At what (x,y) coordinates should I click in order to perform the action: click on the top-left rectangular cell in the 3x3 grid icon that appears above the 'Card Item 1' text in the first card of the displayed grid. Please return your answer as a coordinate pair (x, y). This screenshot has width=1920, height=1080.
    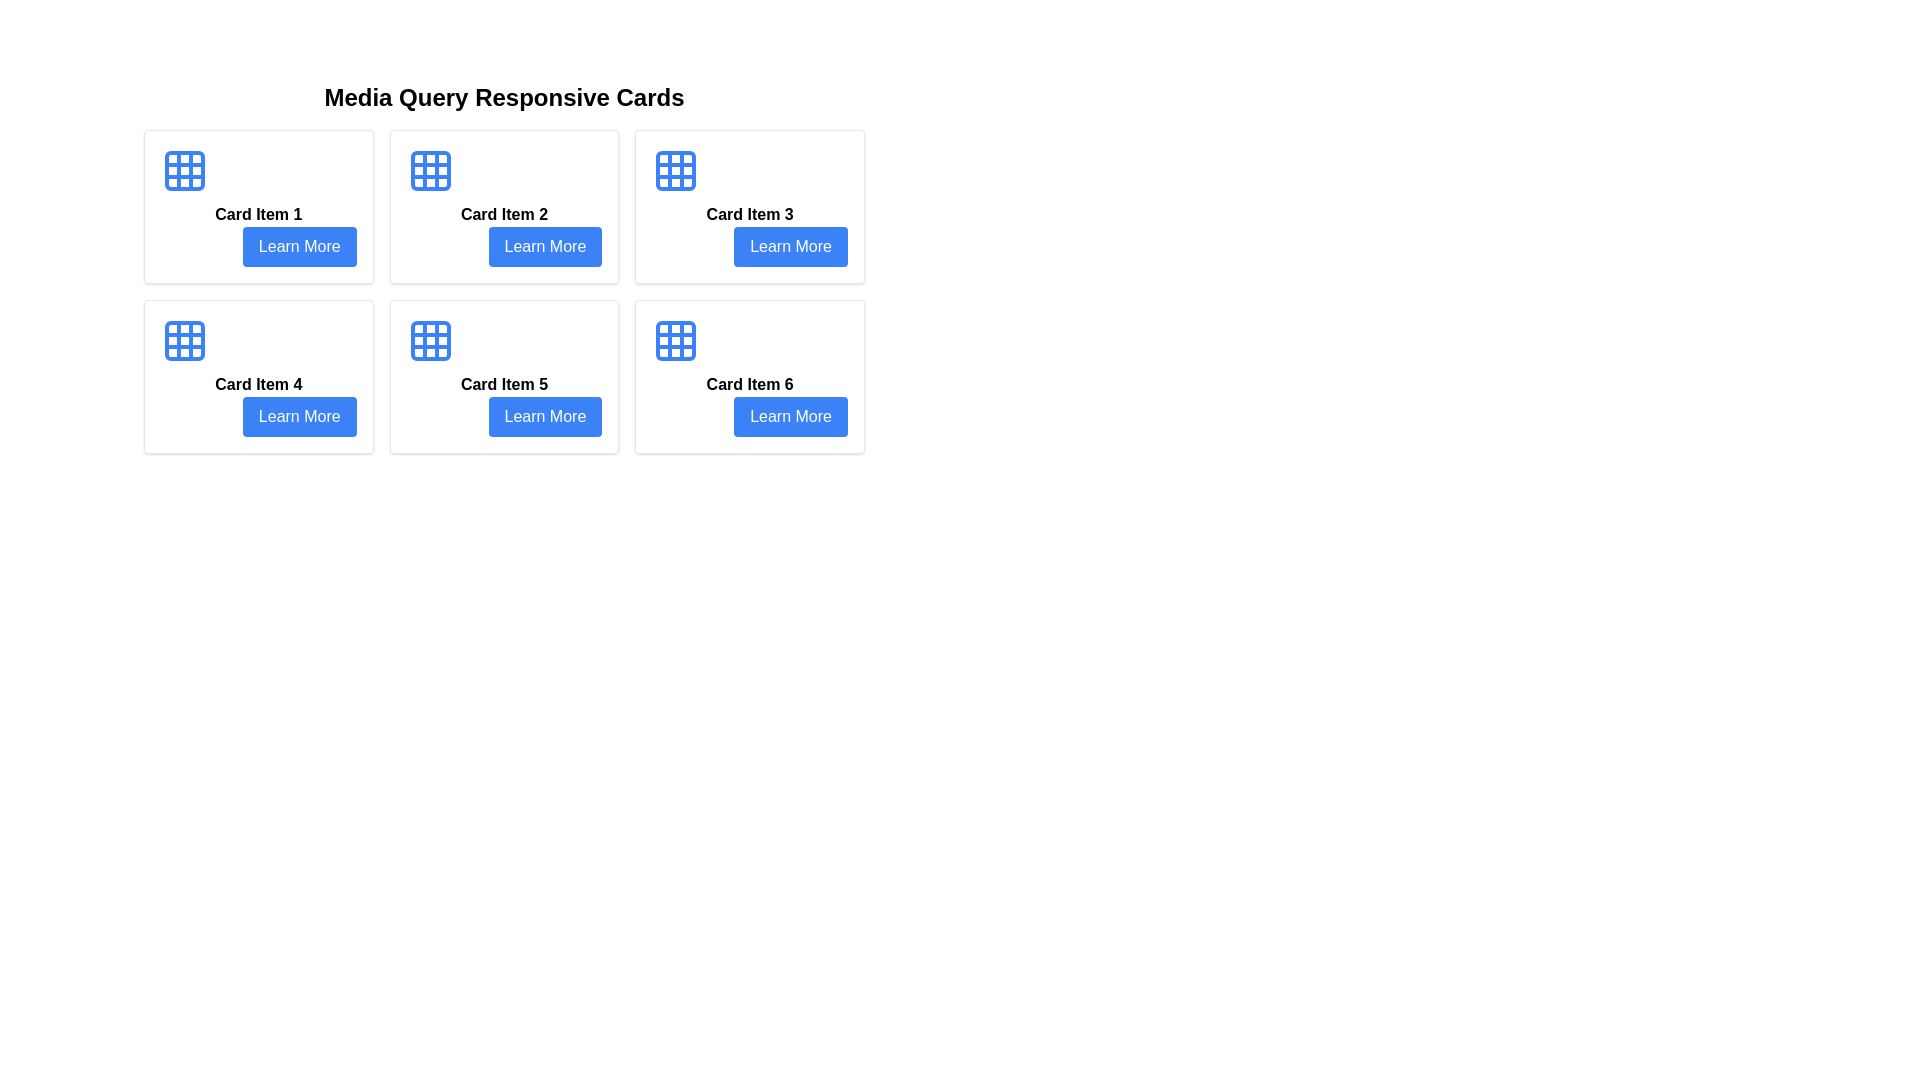
    Looking at the image, I should click on (185, 169).